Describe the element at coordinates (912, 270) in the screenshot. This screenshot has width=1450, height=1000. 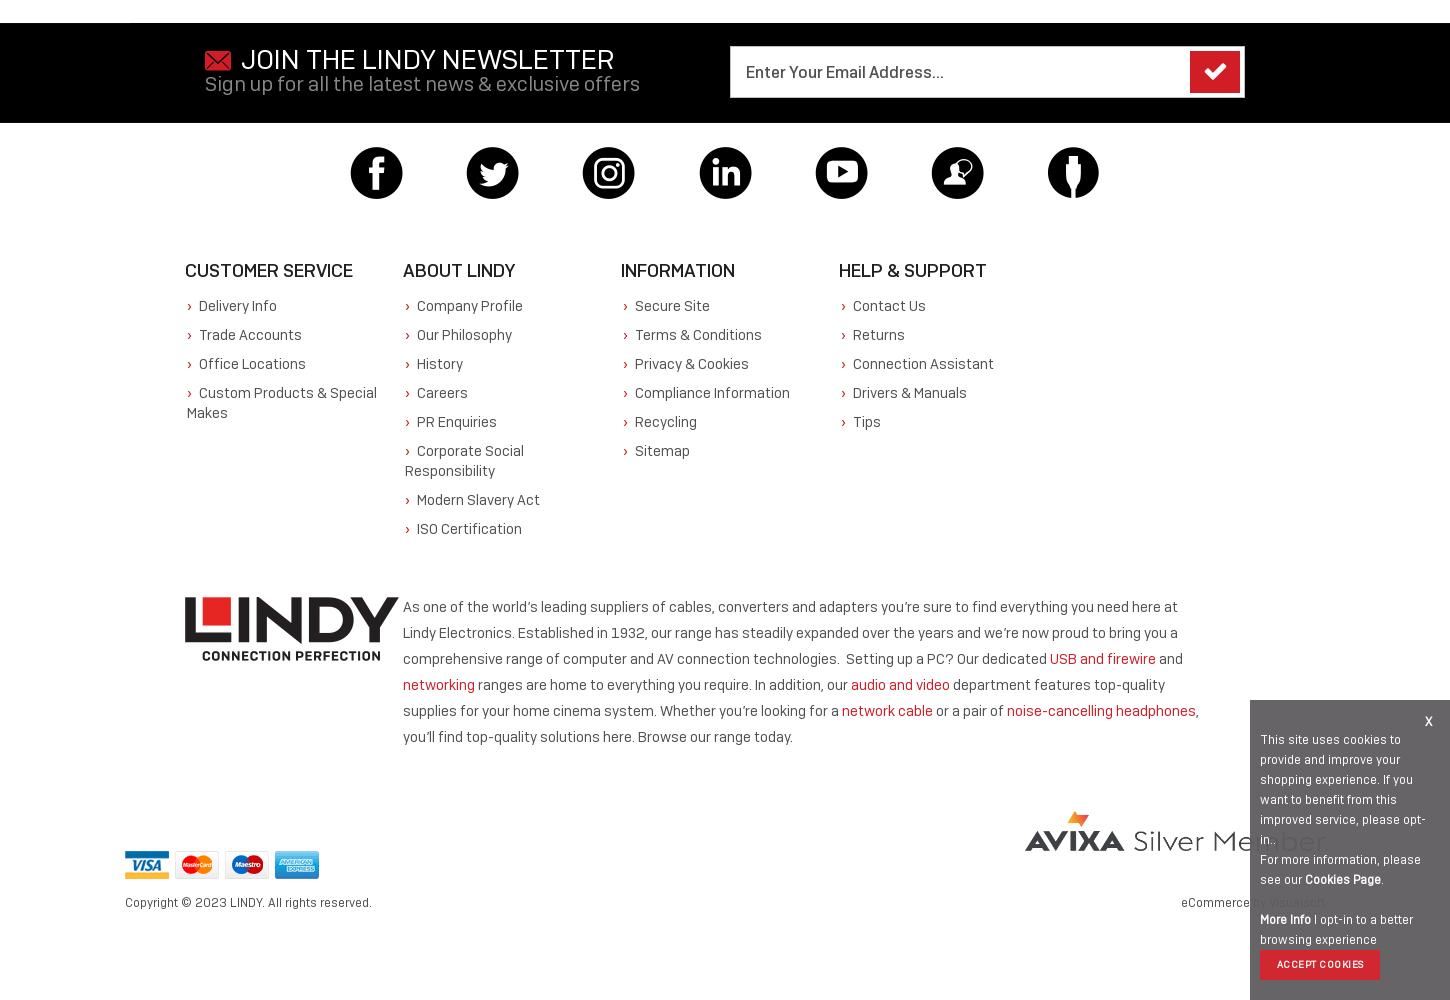
I see `'Help & Support'` at that location.